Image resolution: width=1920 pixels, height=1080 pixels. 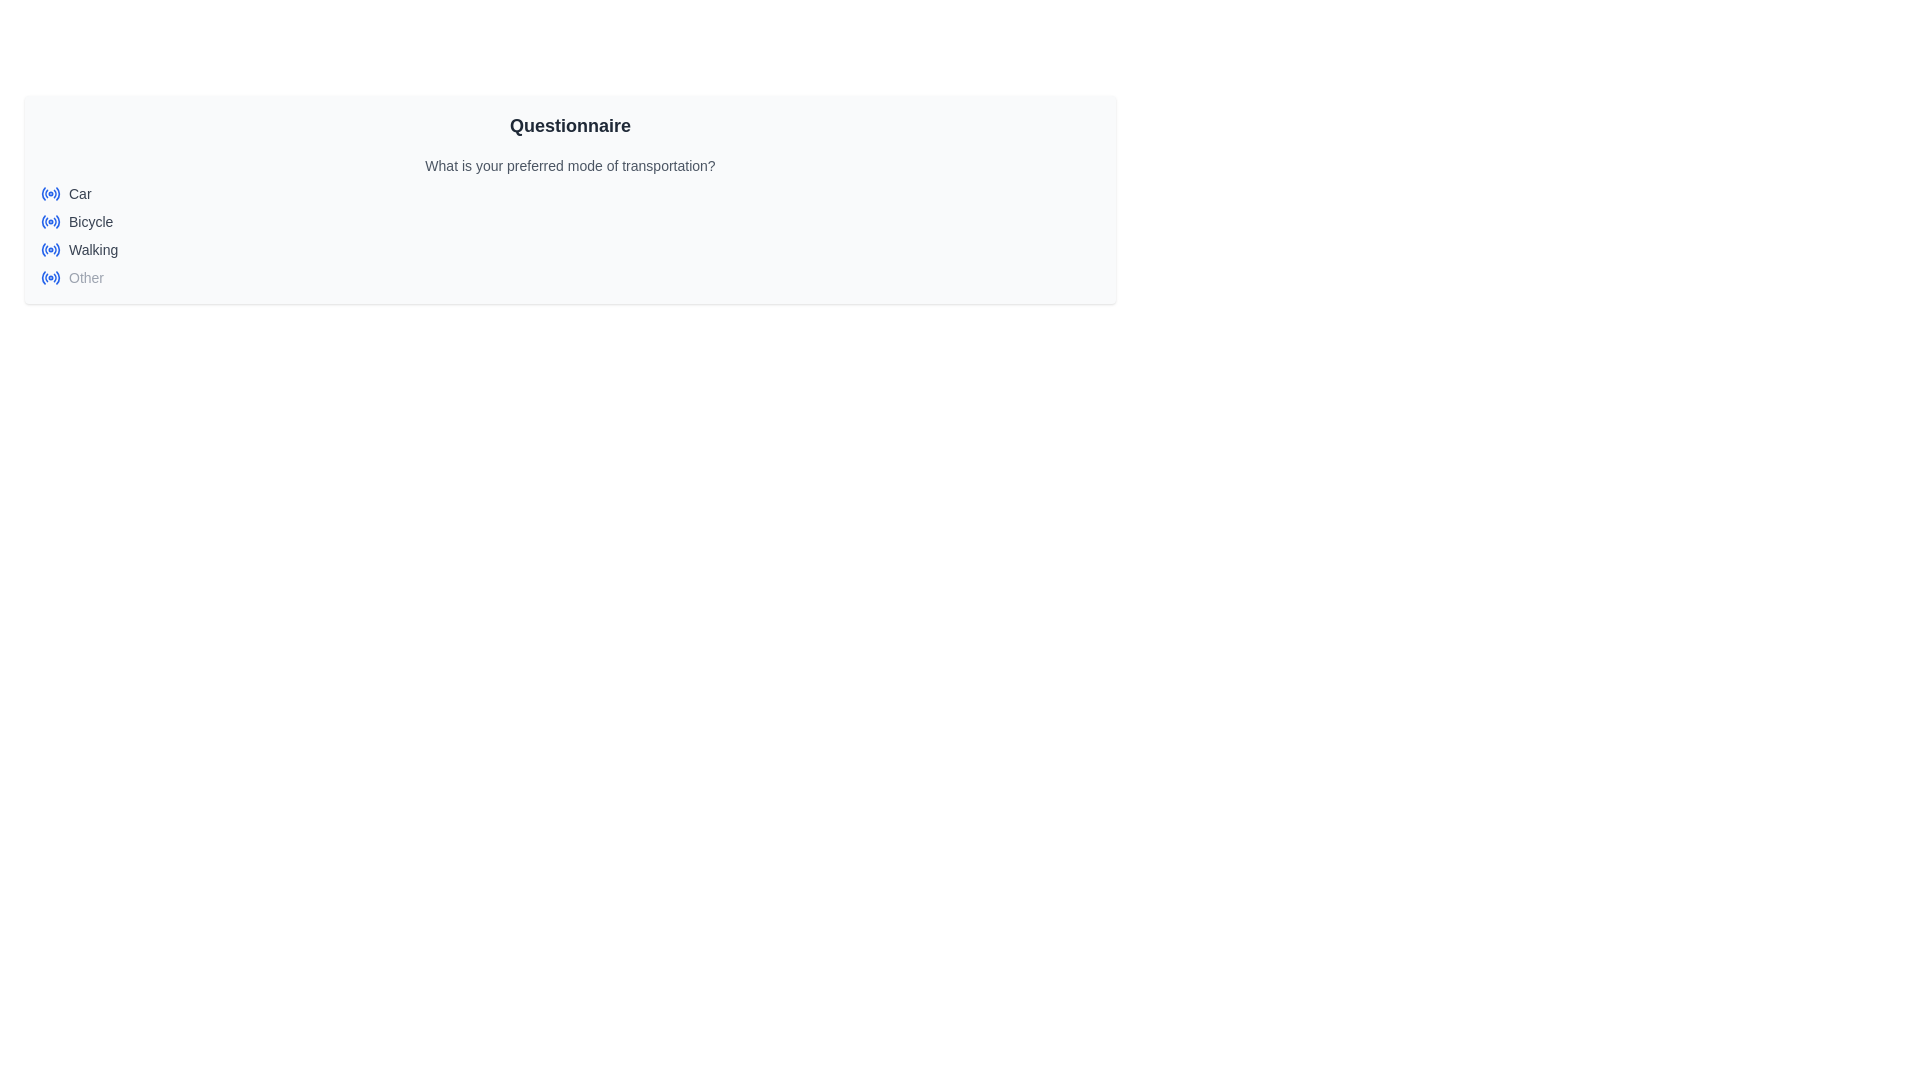 What do you see at coordinates (569, 164) in the screenshot?
I see `the Text label guiding the user to select their preferred transportation mode in the survey interface` at bounding box center [569, 164].